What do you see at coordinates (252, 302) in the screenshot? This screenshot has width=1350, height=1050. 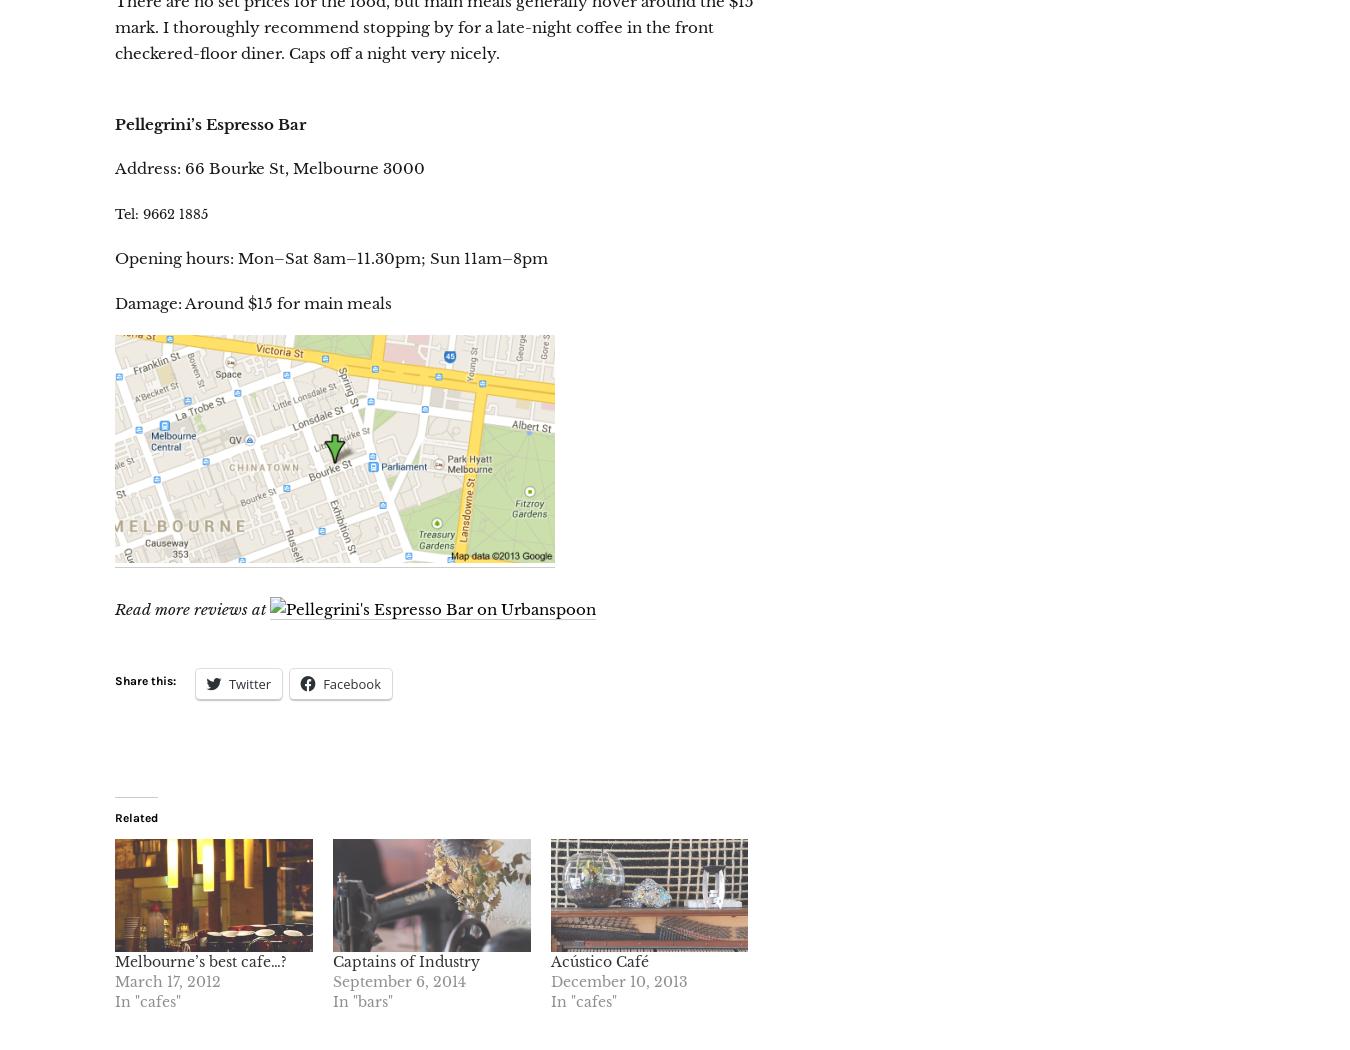 I see `'Damage: Around $15 for main meals'` at bounding box center [252, 302].